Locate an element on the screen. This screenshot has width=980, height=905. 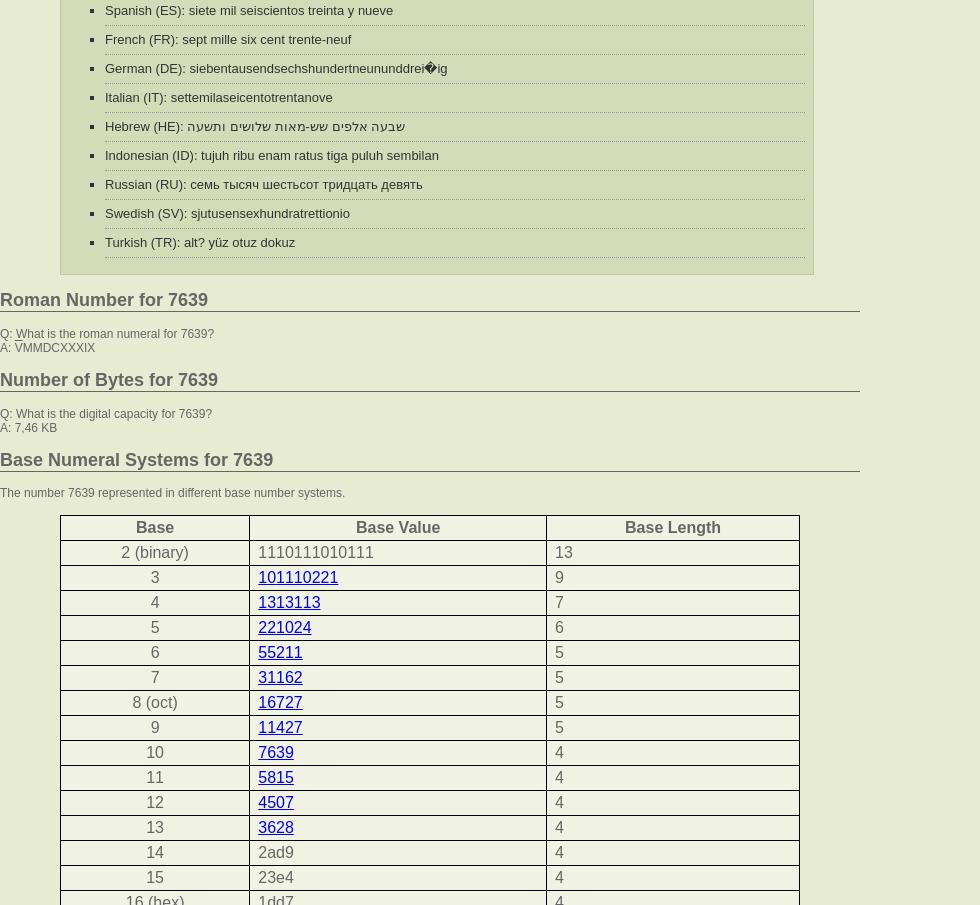
'Roman Number for  7639' is located at coordinates (103, 299).